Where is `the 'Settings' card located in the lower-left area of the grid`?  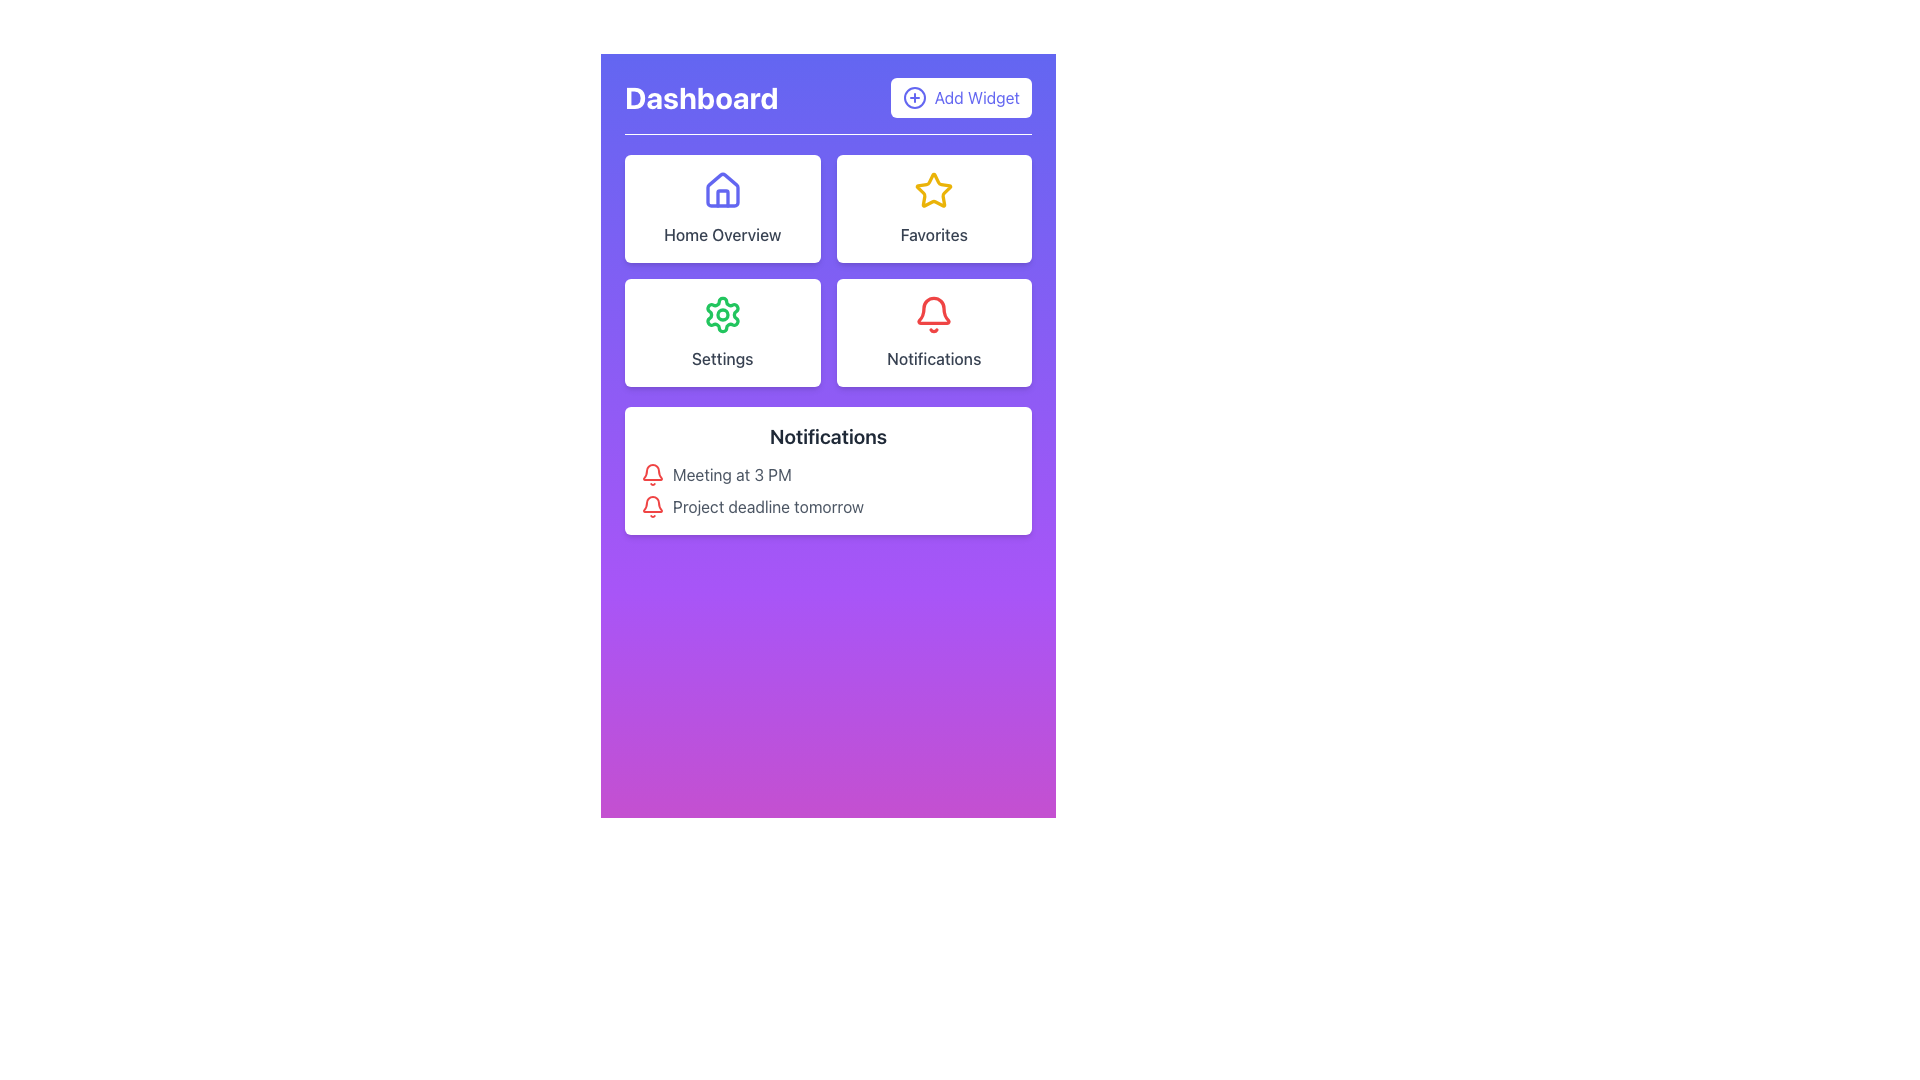
the 'Settings' card located in the lower-left area of the grid is located at coordinates (721, 331).